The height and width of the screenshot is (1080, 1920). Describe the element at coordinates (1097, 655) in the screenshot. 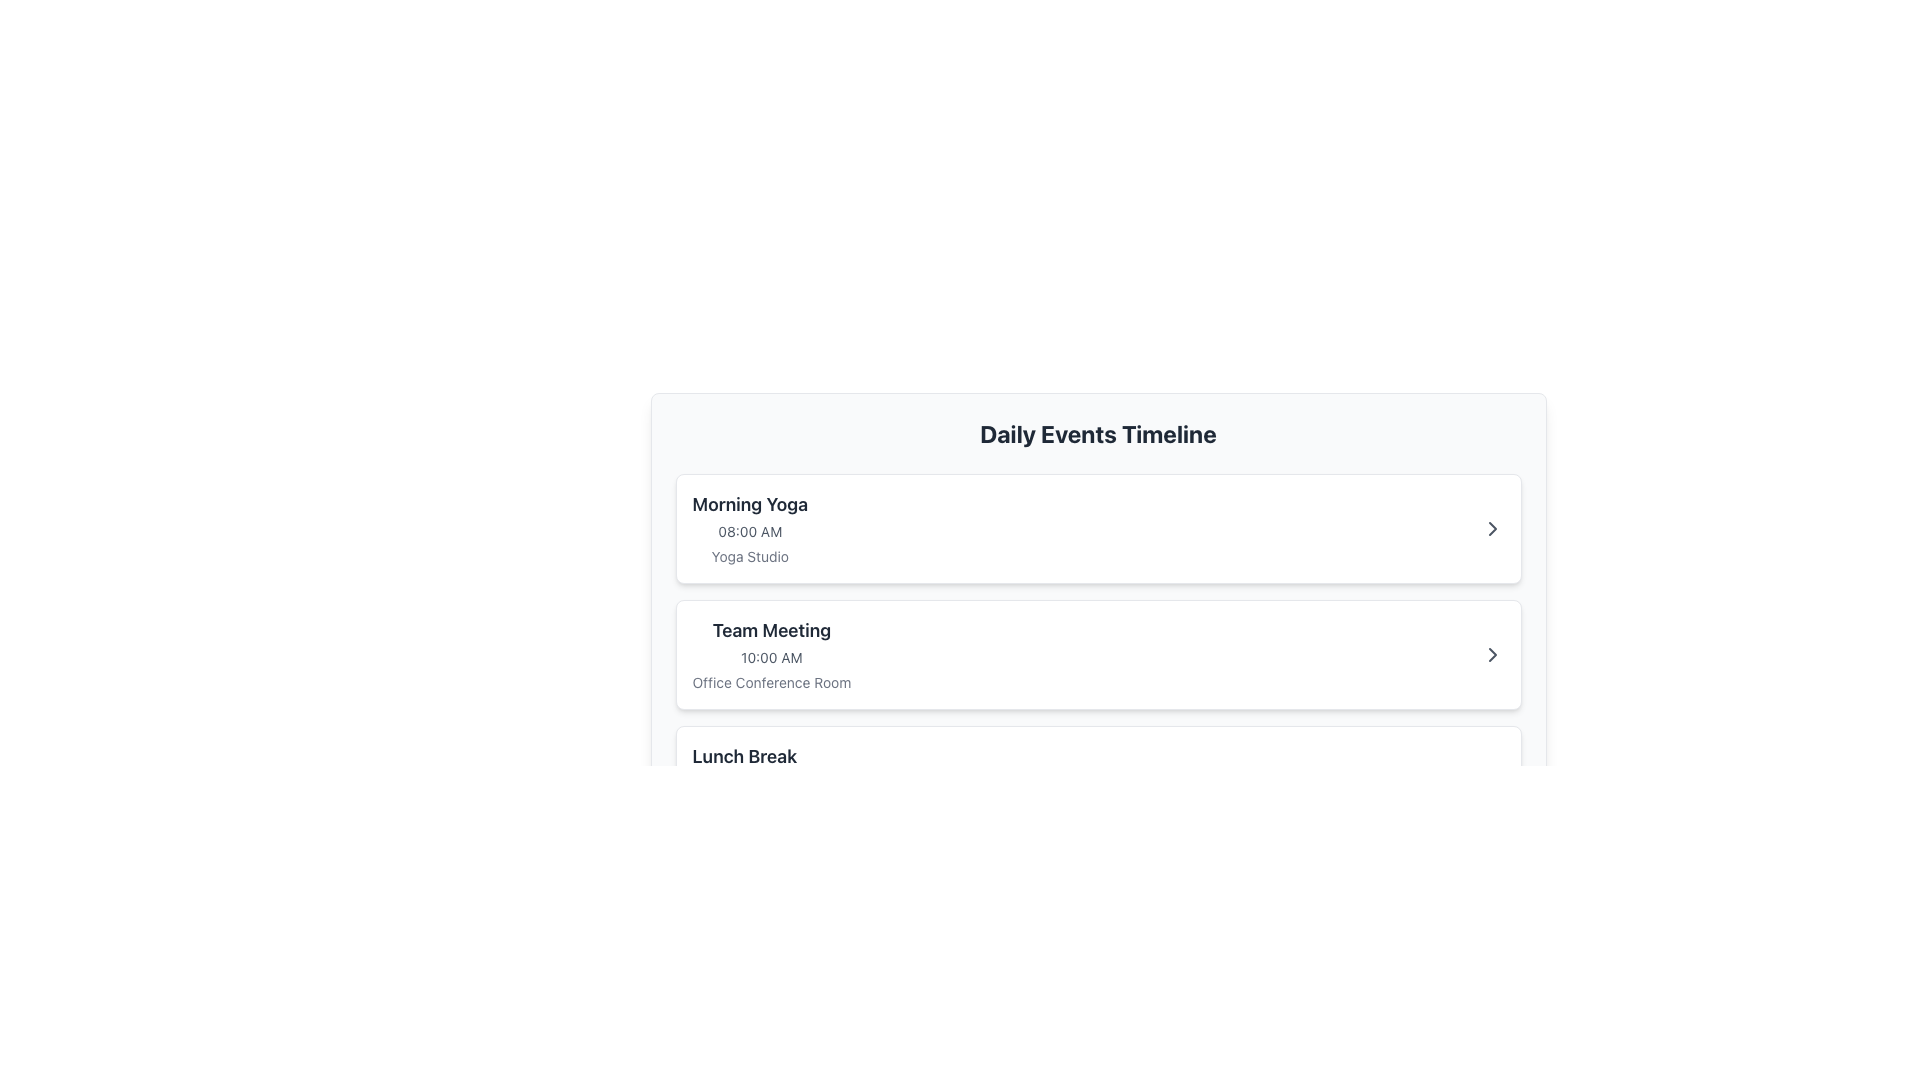

I see `the horizontal event summary panel located in the middle section of the event timeline, which contains key details like event name, time, and location` at that location.